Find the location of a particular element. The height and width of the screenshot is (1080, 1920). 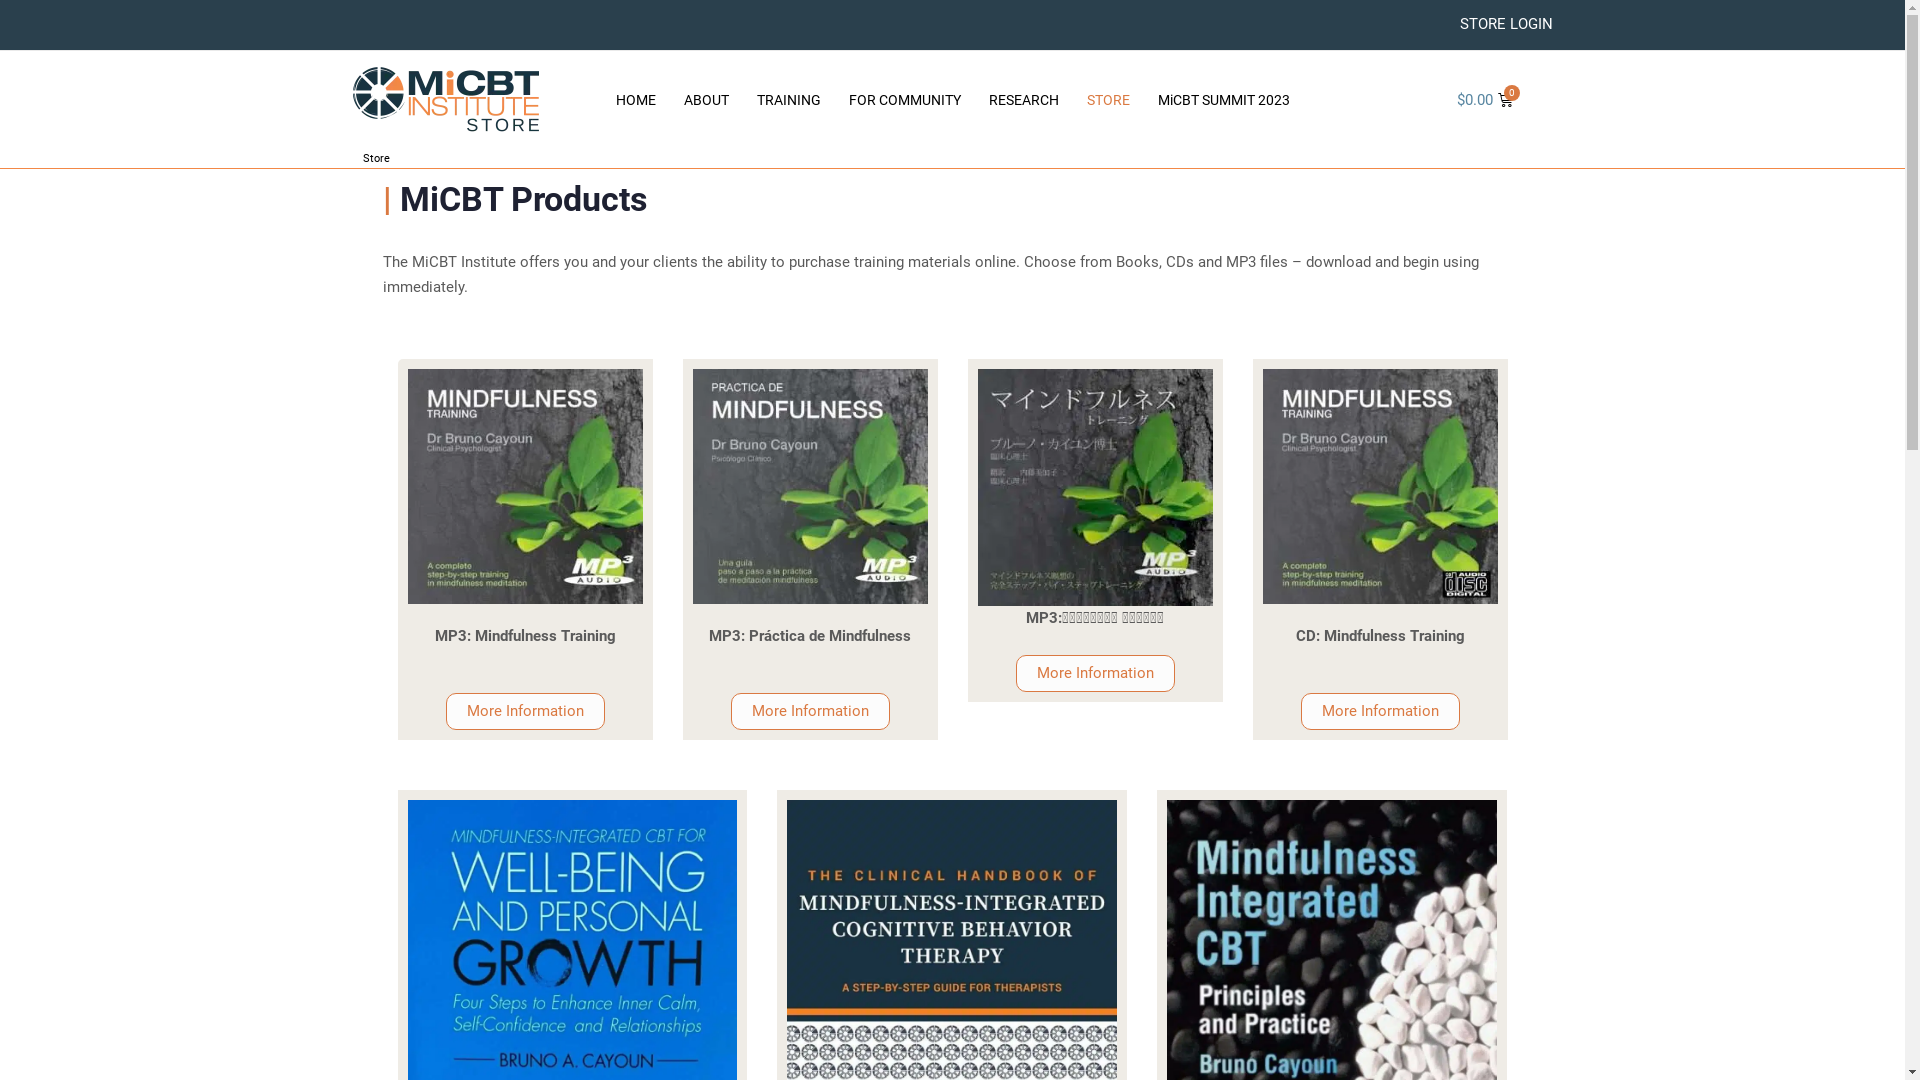

'STORE LOGIN' is located at coordinates (1506, 24).